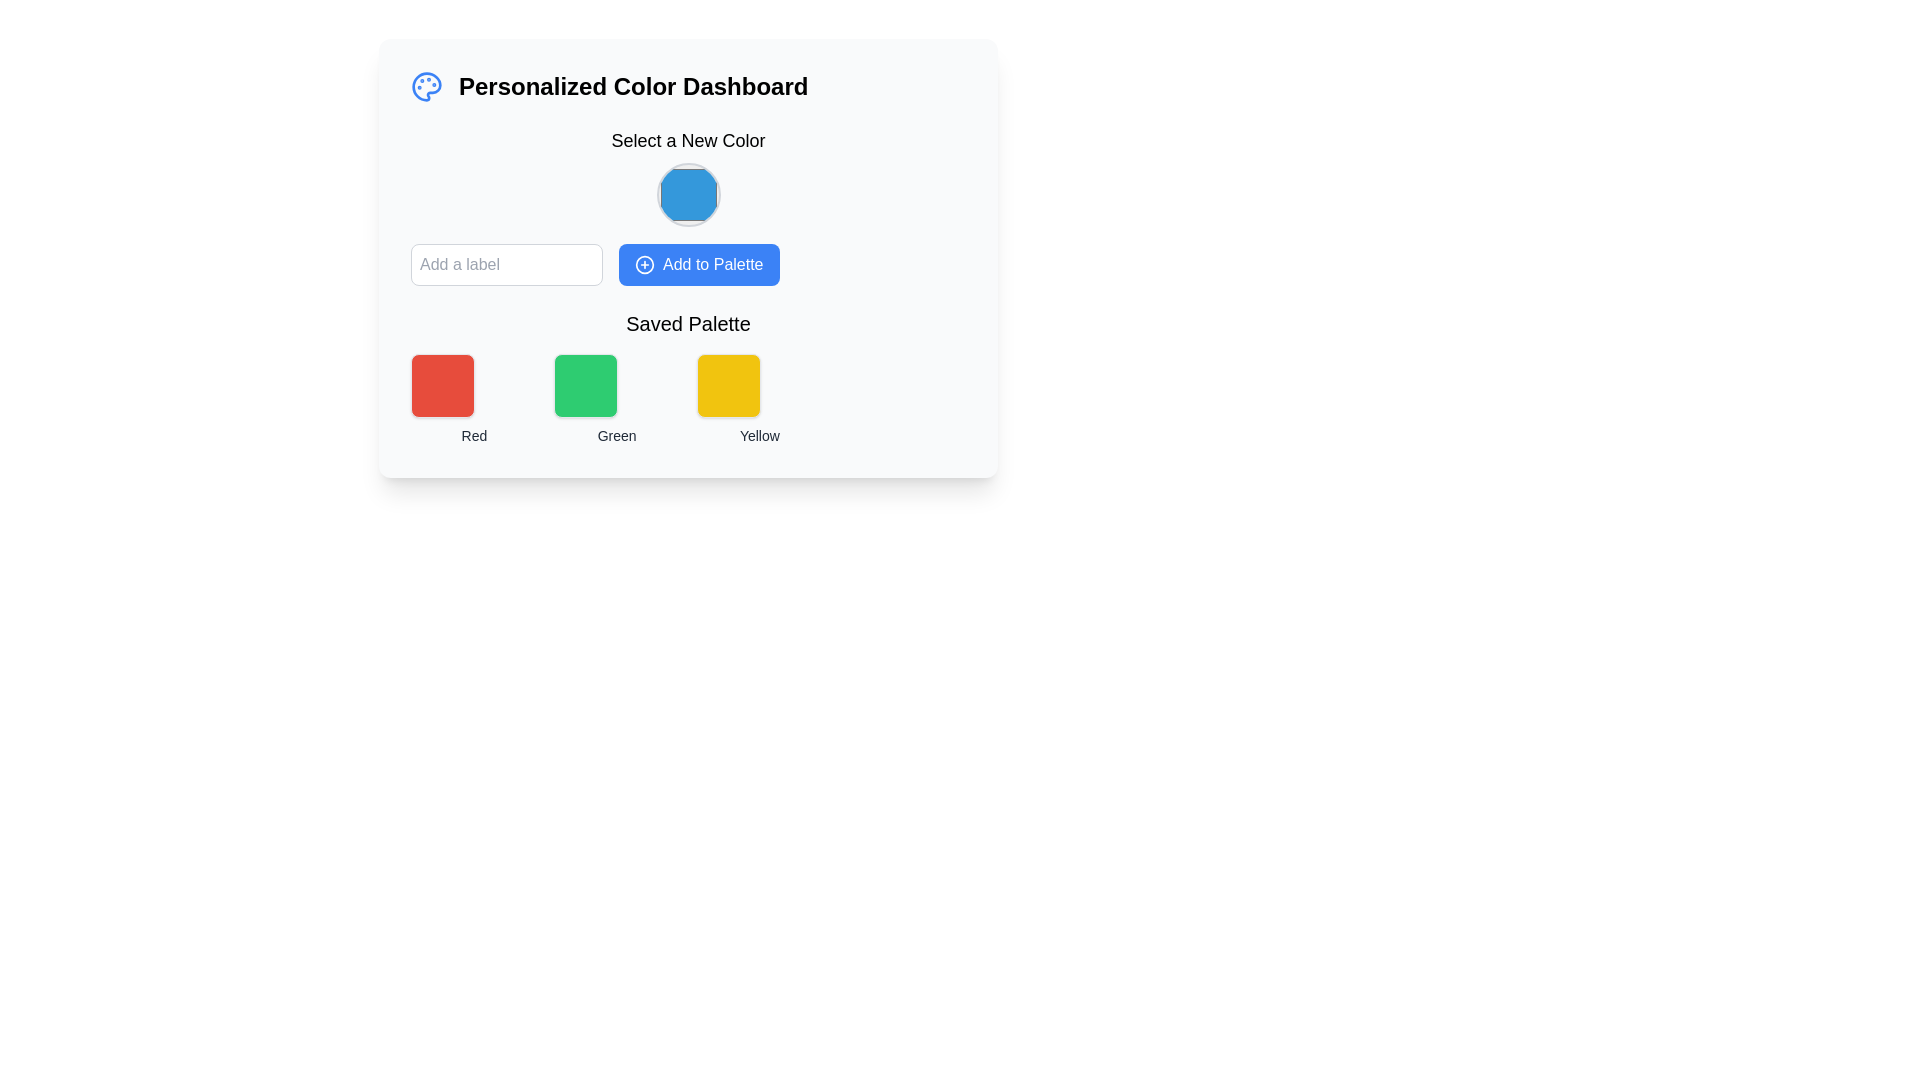 The image size is (1920, 1080). Describe the element at coordinates (699, 264) in the screenshot. I see `the button with the blue background and white text reading 'Add to Palette'` at that location.